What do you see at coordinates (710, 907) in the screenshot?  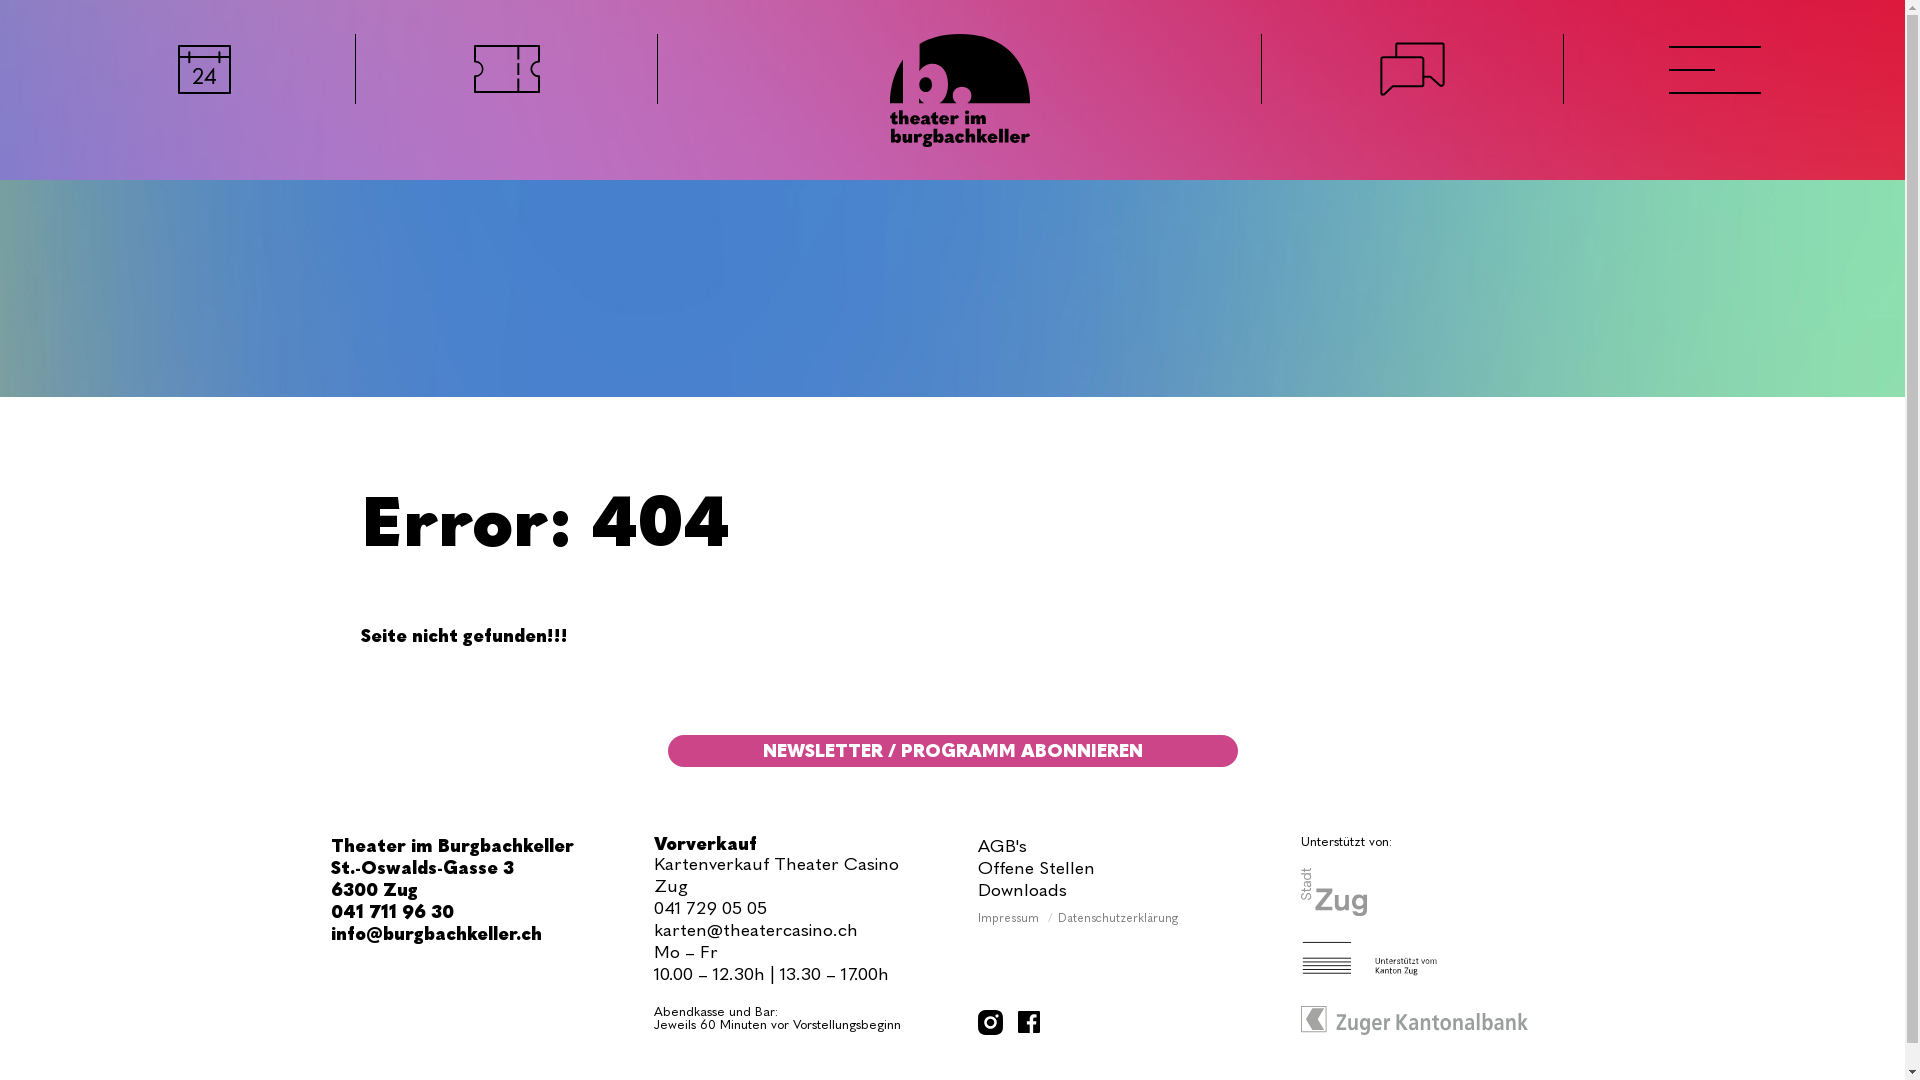 I see `'041 729 05 05'` at bounding box center [710, 907].